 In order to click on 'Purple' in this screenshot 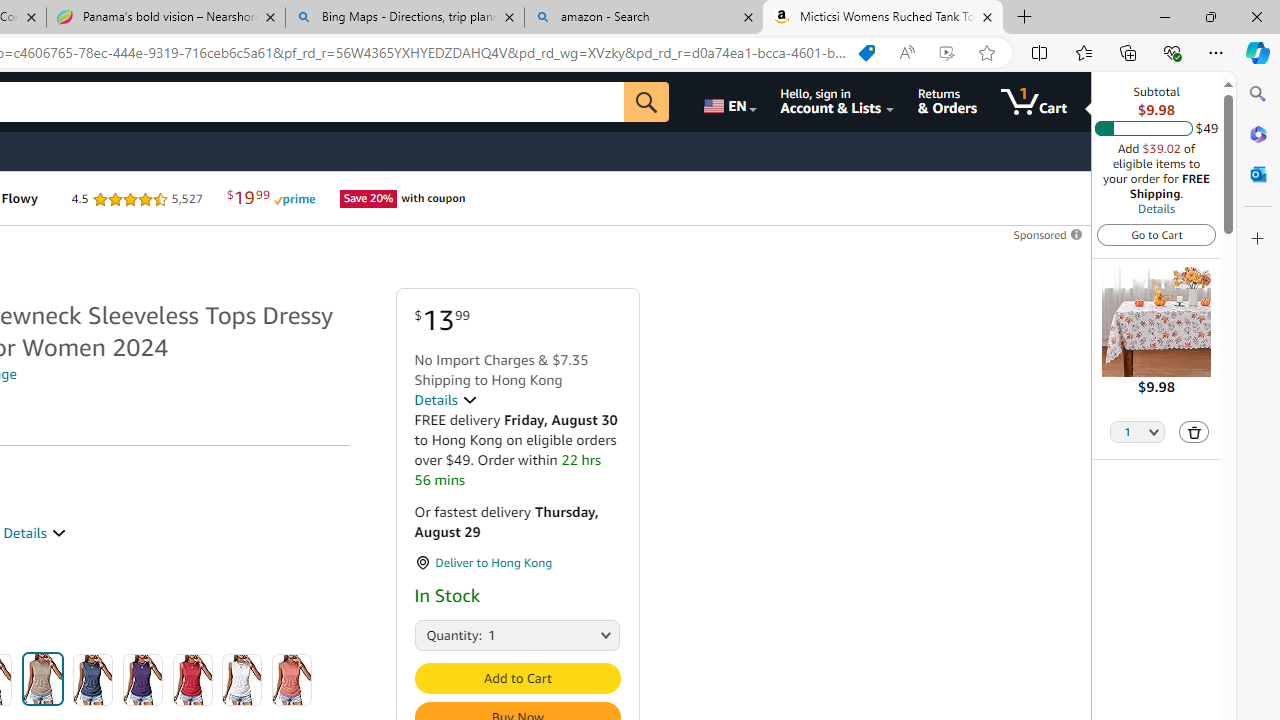, I will do `click(142, 679)`.